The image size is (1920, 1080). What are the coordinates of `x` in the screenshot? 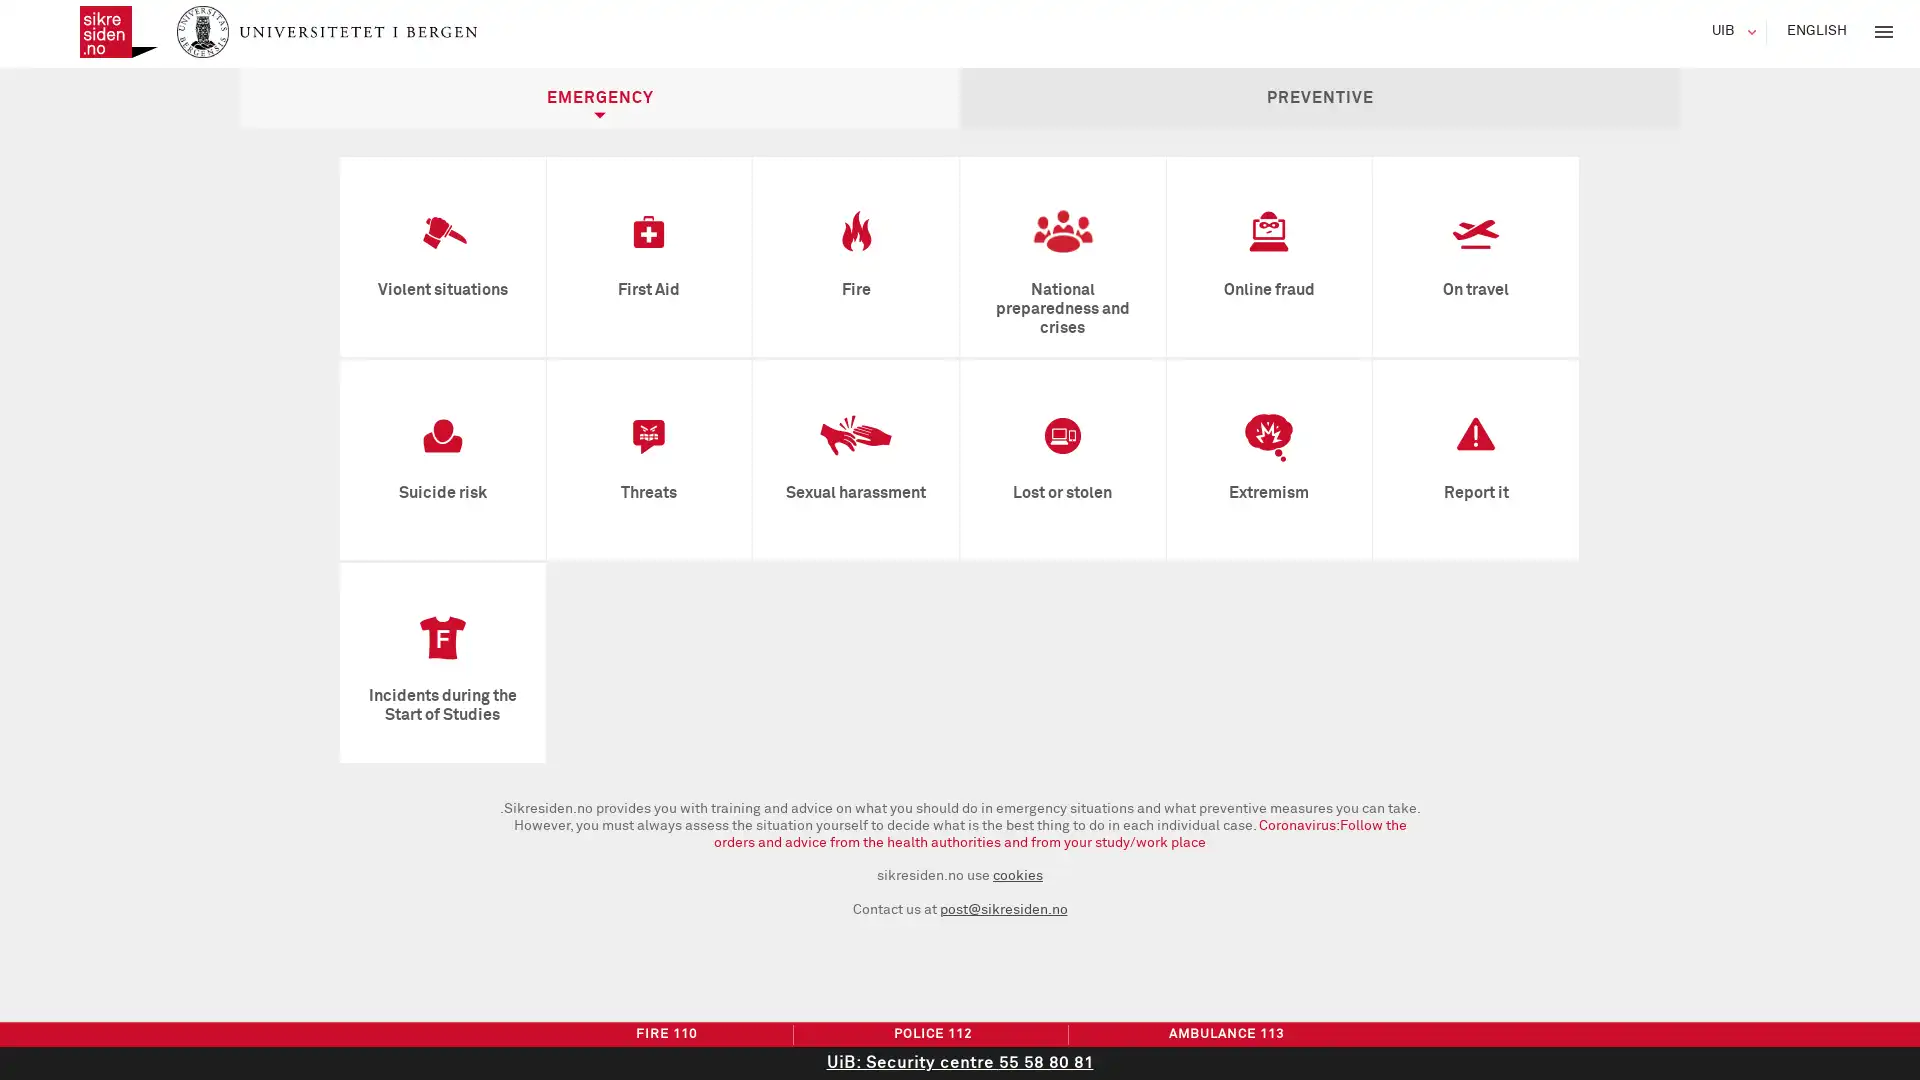 It's located at (1882, 31).